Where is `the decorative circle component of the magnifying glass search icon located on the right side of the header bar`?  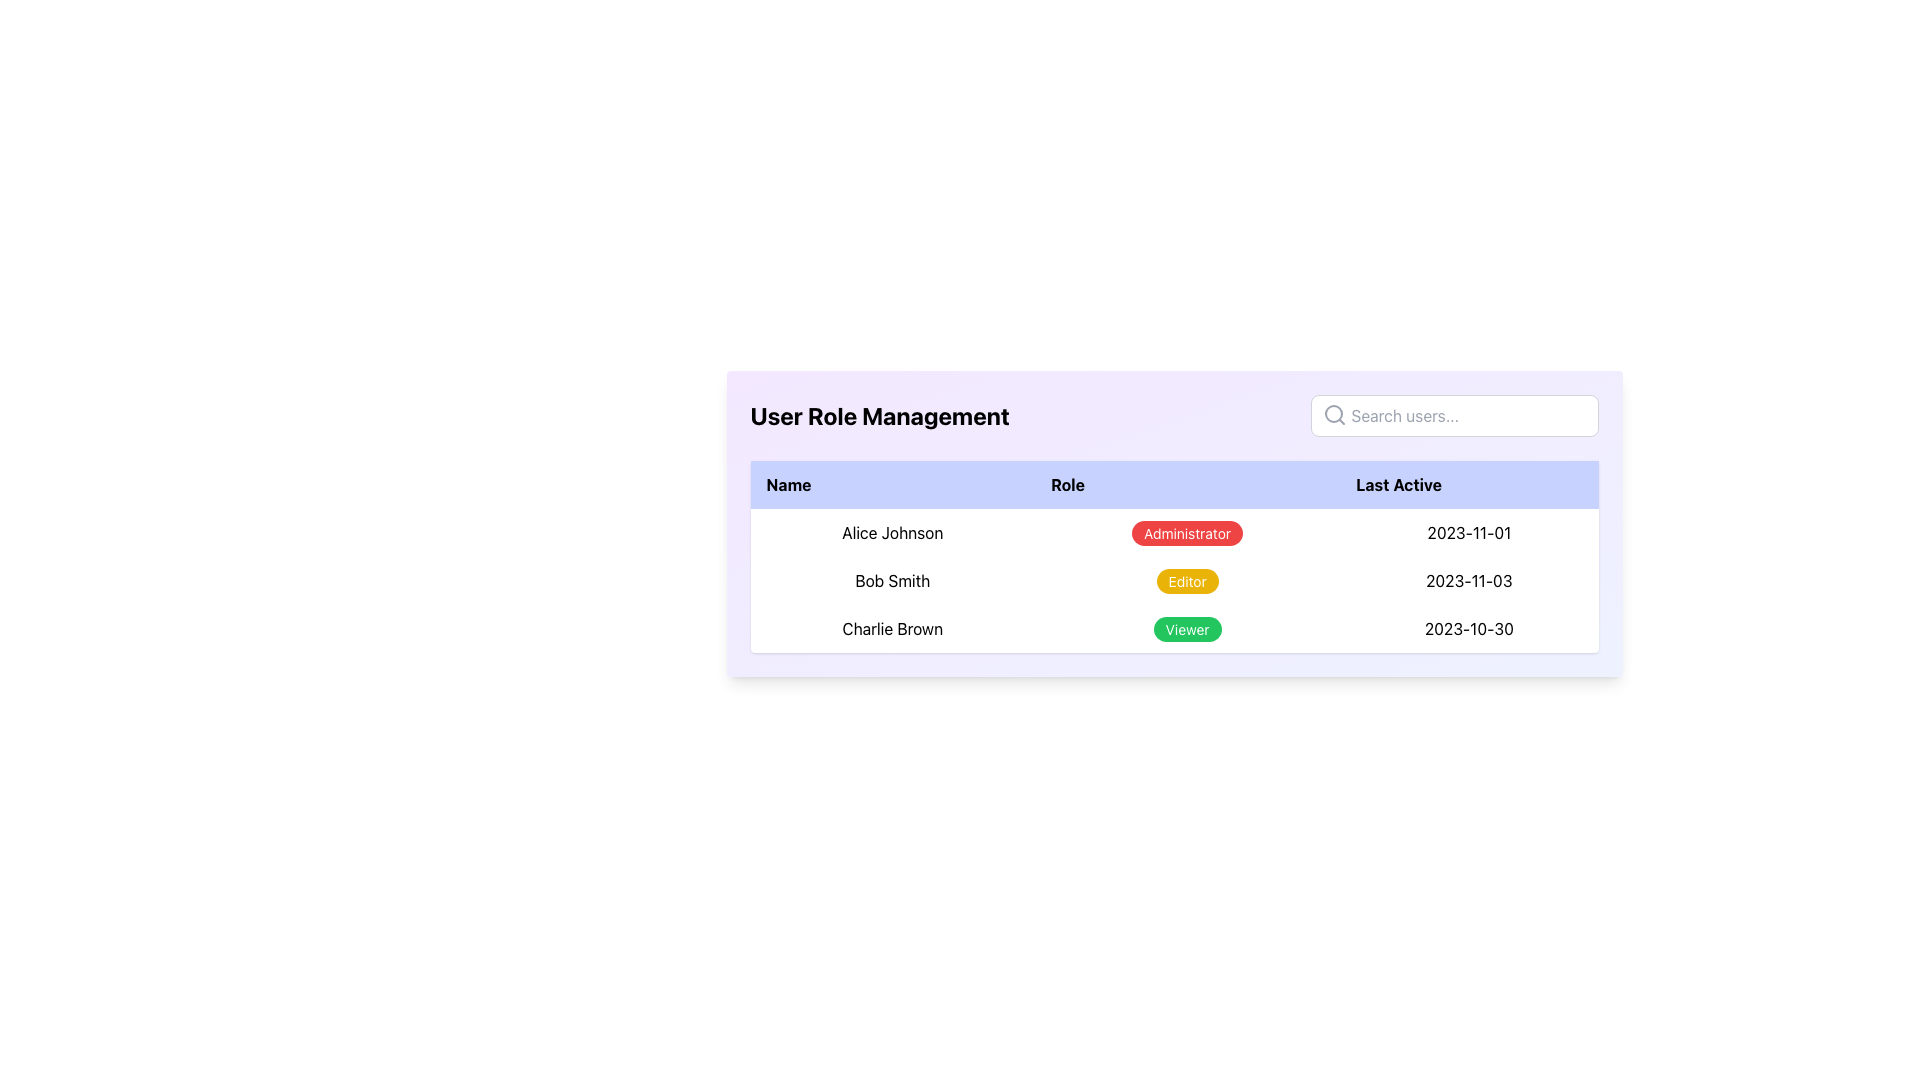 the decorative circle component of the magnifying glass search icon located on the right side of the header bar is located at coordinates (1333, 412).